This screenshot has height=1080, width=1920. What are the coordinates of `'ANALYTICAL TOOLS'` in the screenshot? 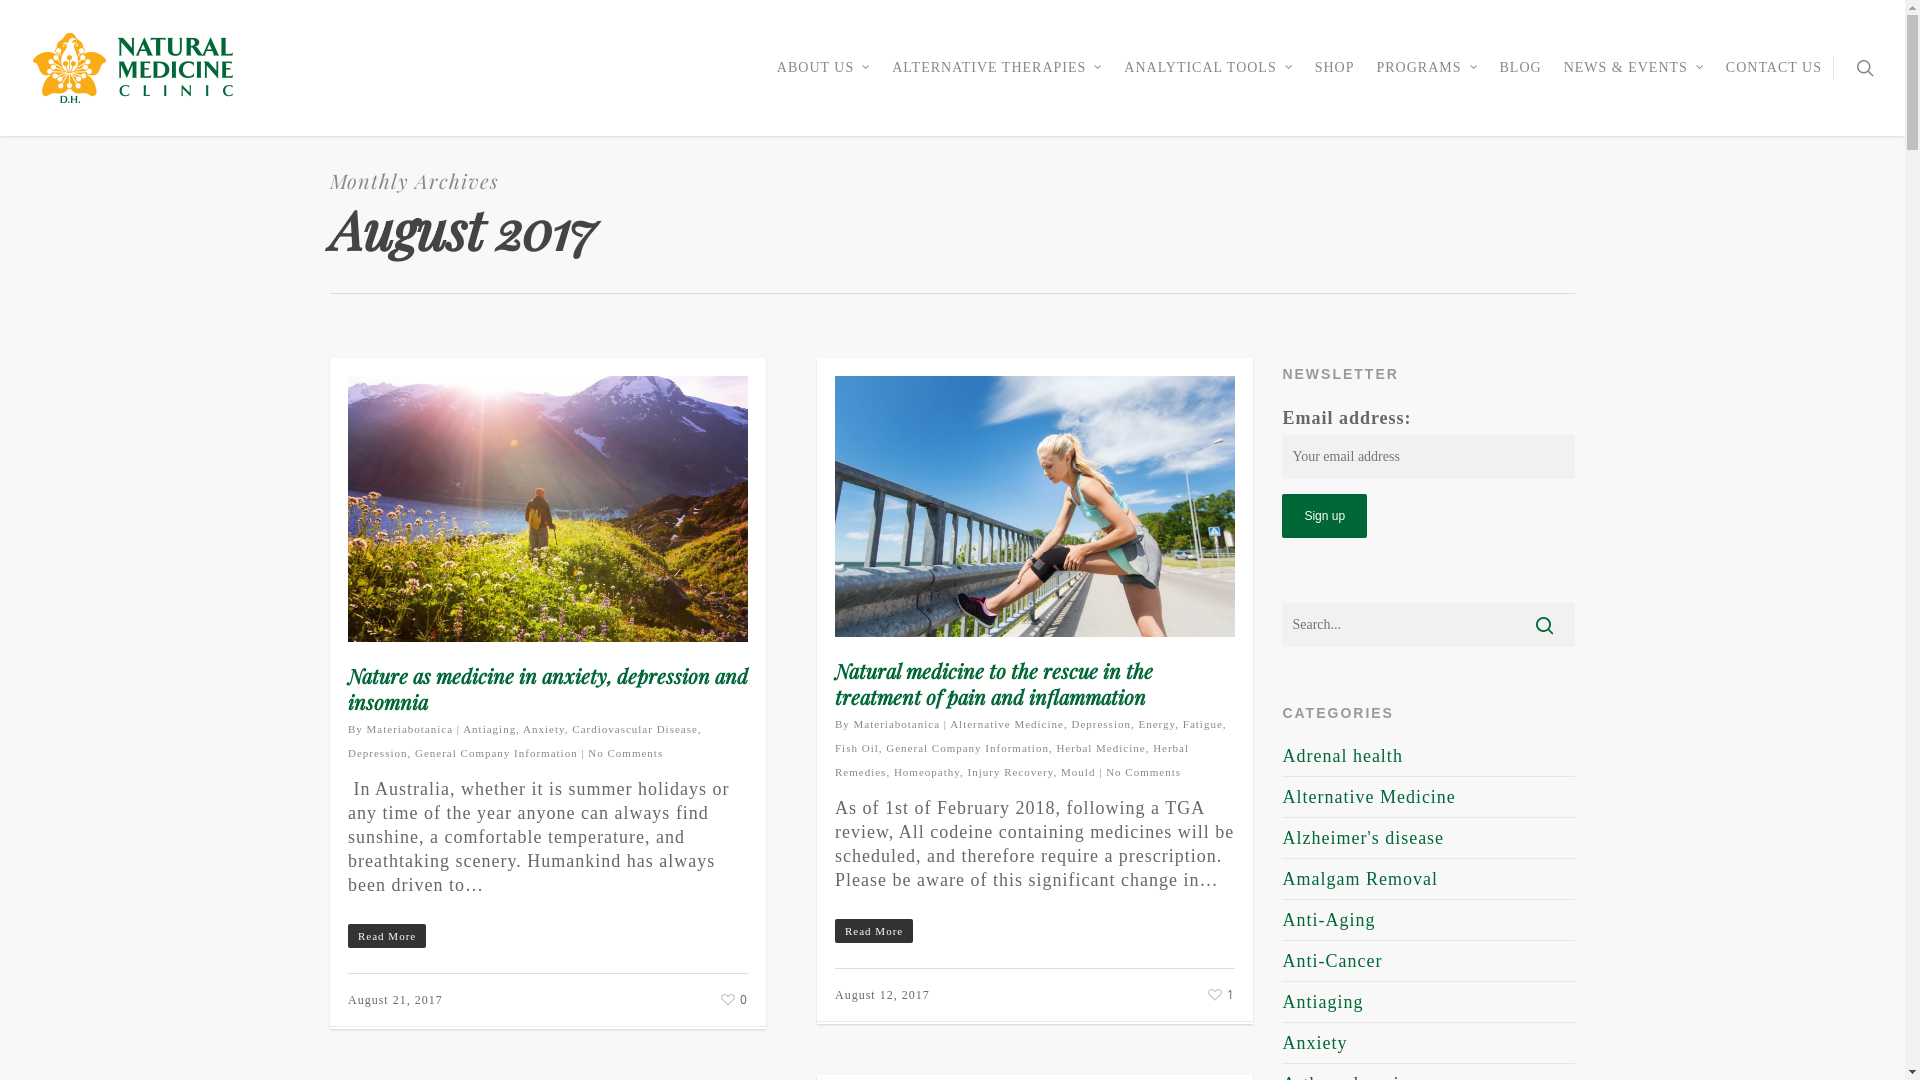 It's located at (1207, 80).